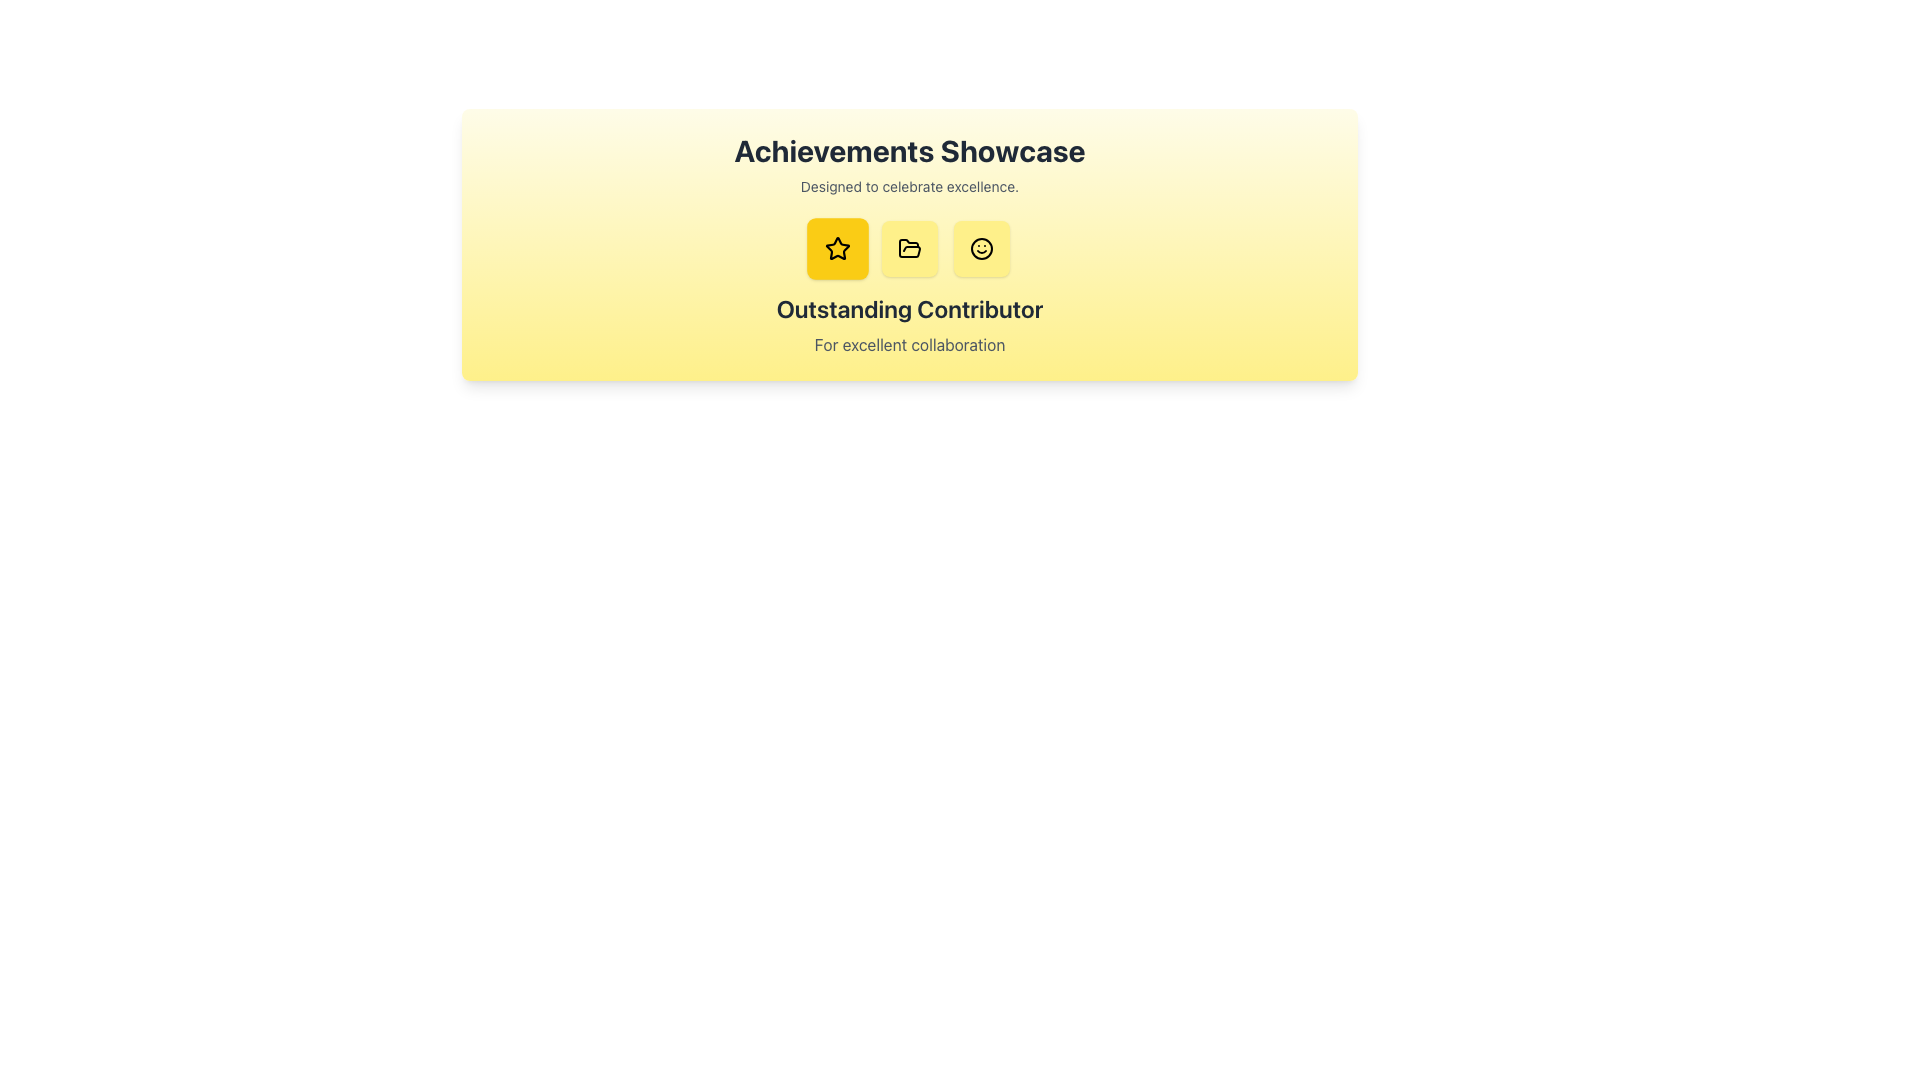 The image size is (1920, 1080). What do you see at coordinates (982, 248) in the screenshot?
I see `the outer circular part of the smiley face icon located inside the third button in a horizontal row of three buttons` at bounding box center [982, 248].